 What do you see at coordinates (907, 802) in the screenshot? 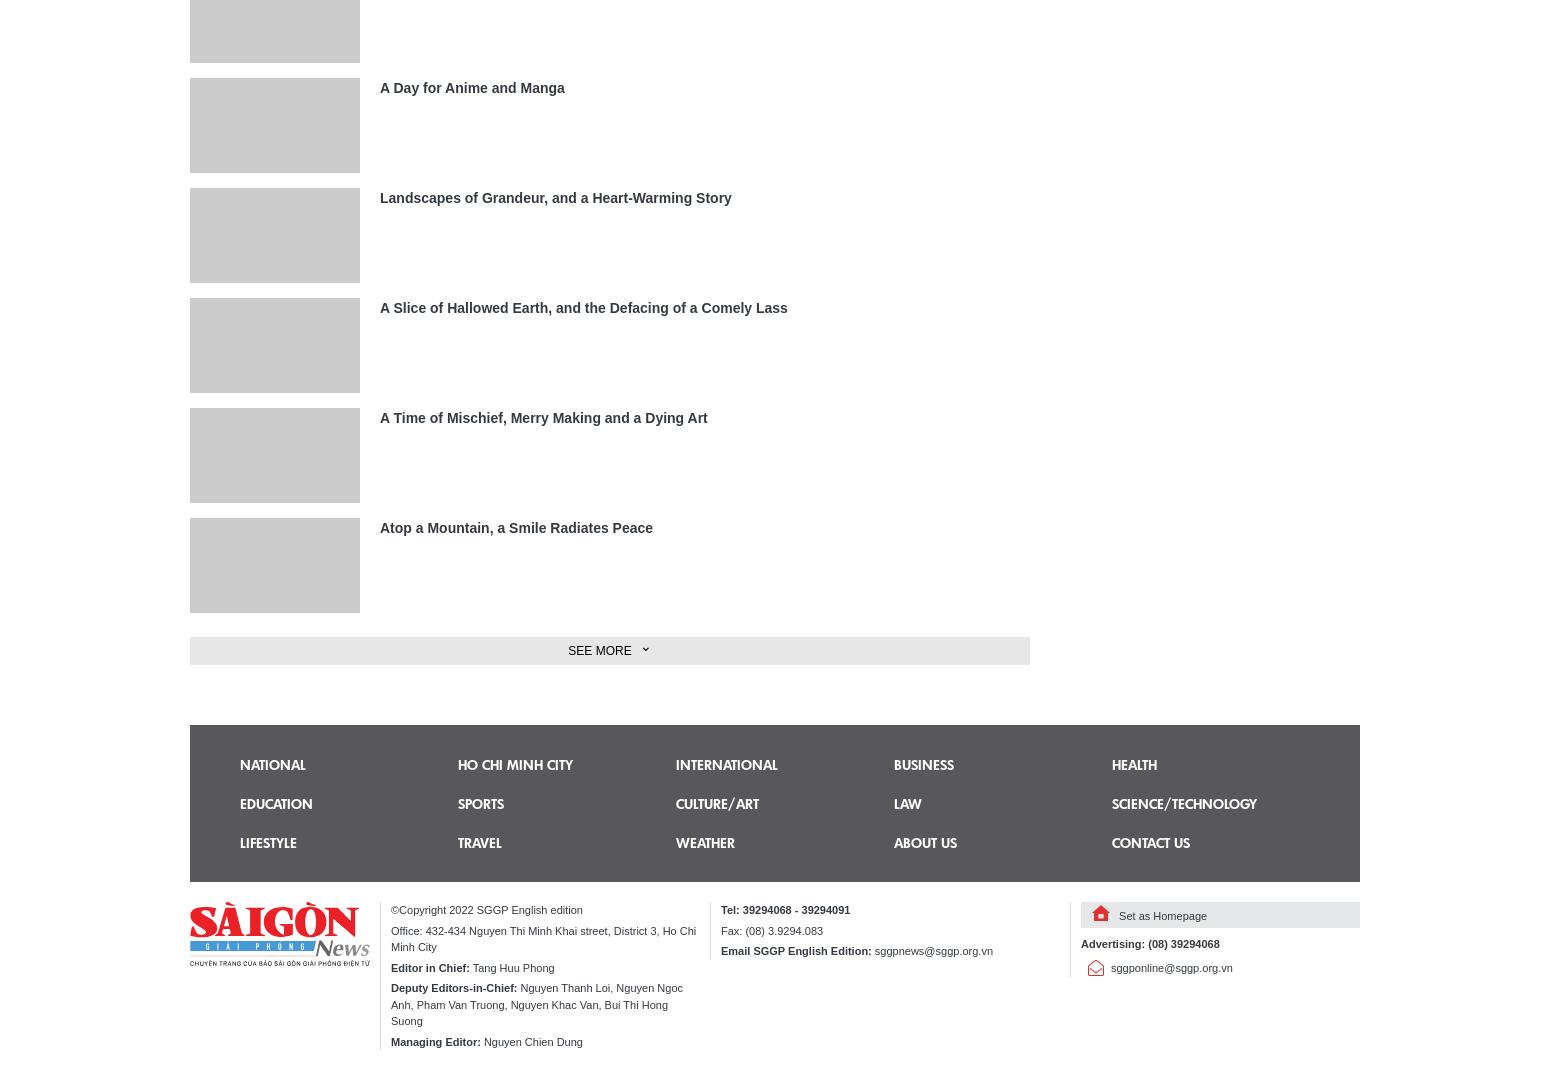
I see `'Law'` at bounding box center [907, 802].